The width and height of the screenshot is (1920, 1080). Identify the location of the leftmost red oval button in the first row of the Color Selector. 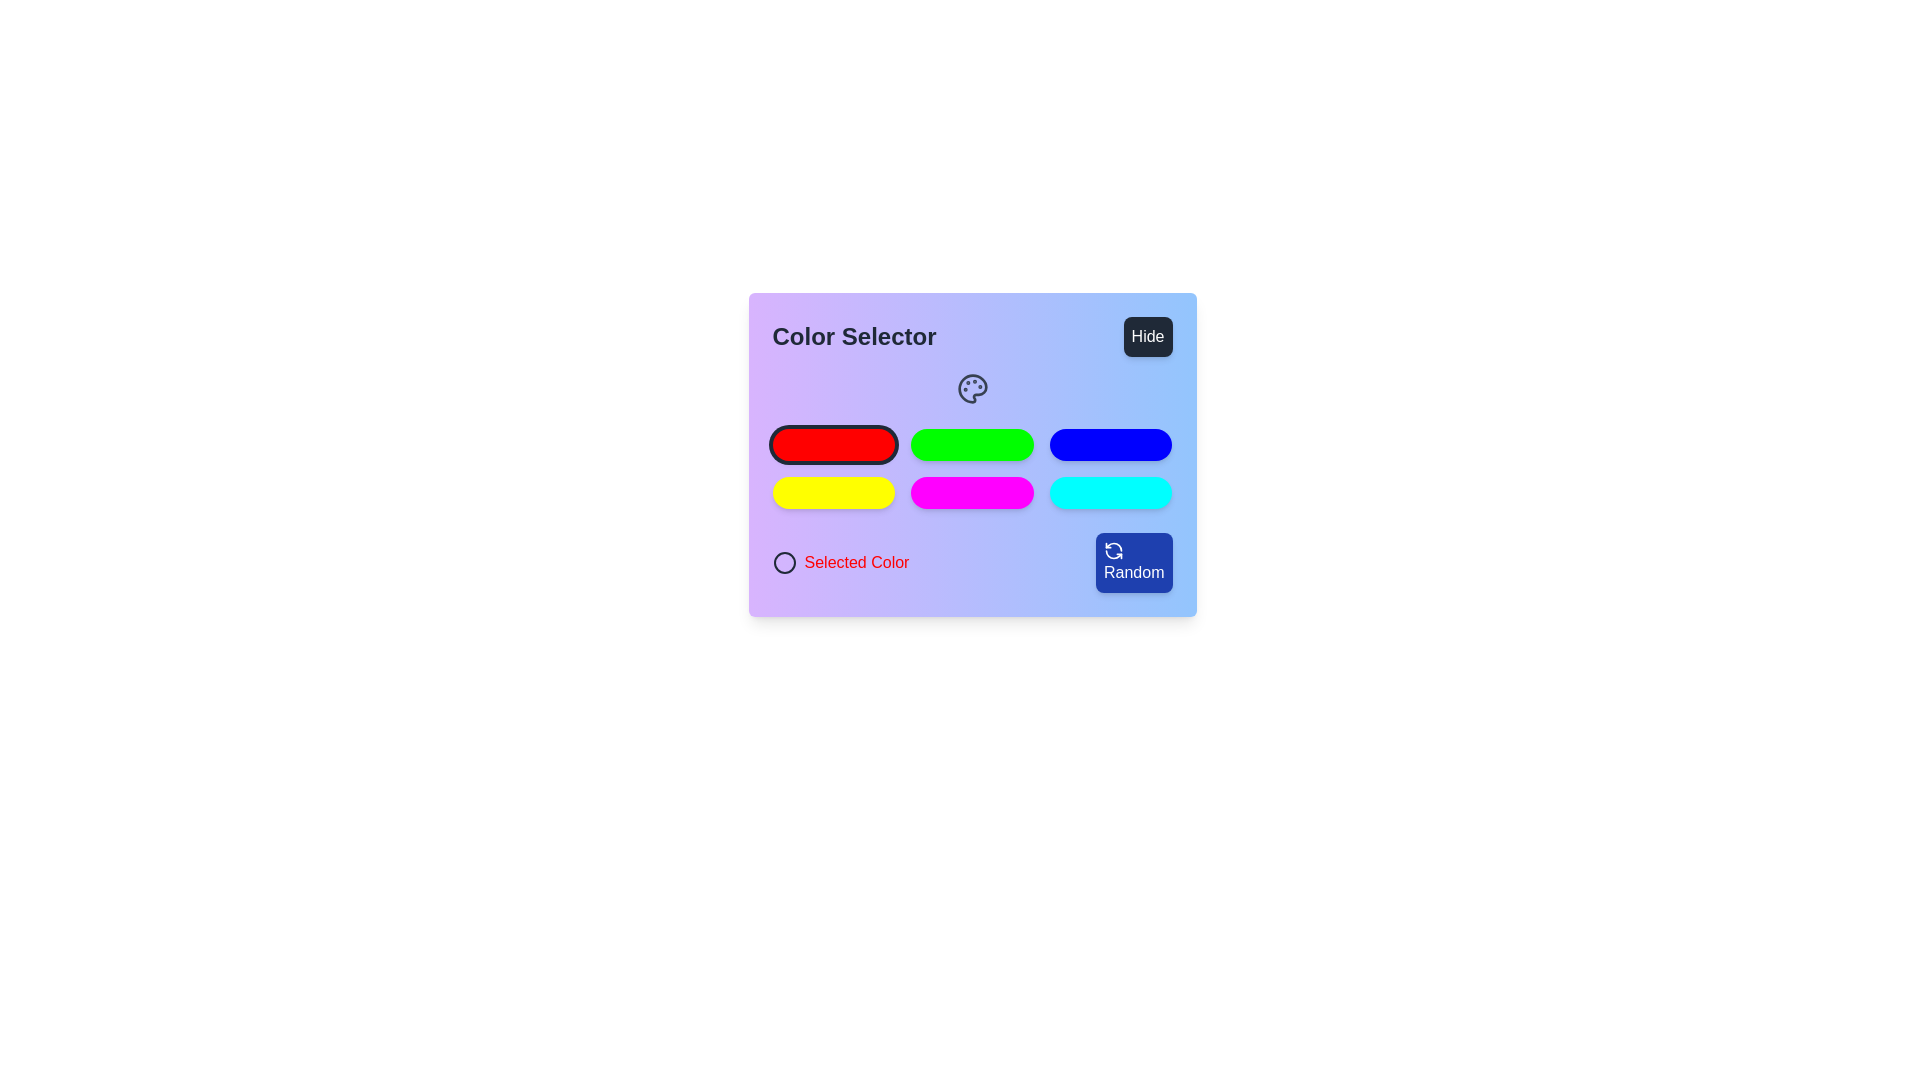
(833, 443).